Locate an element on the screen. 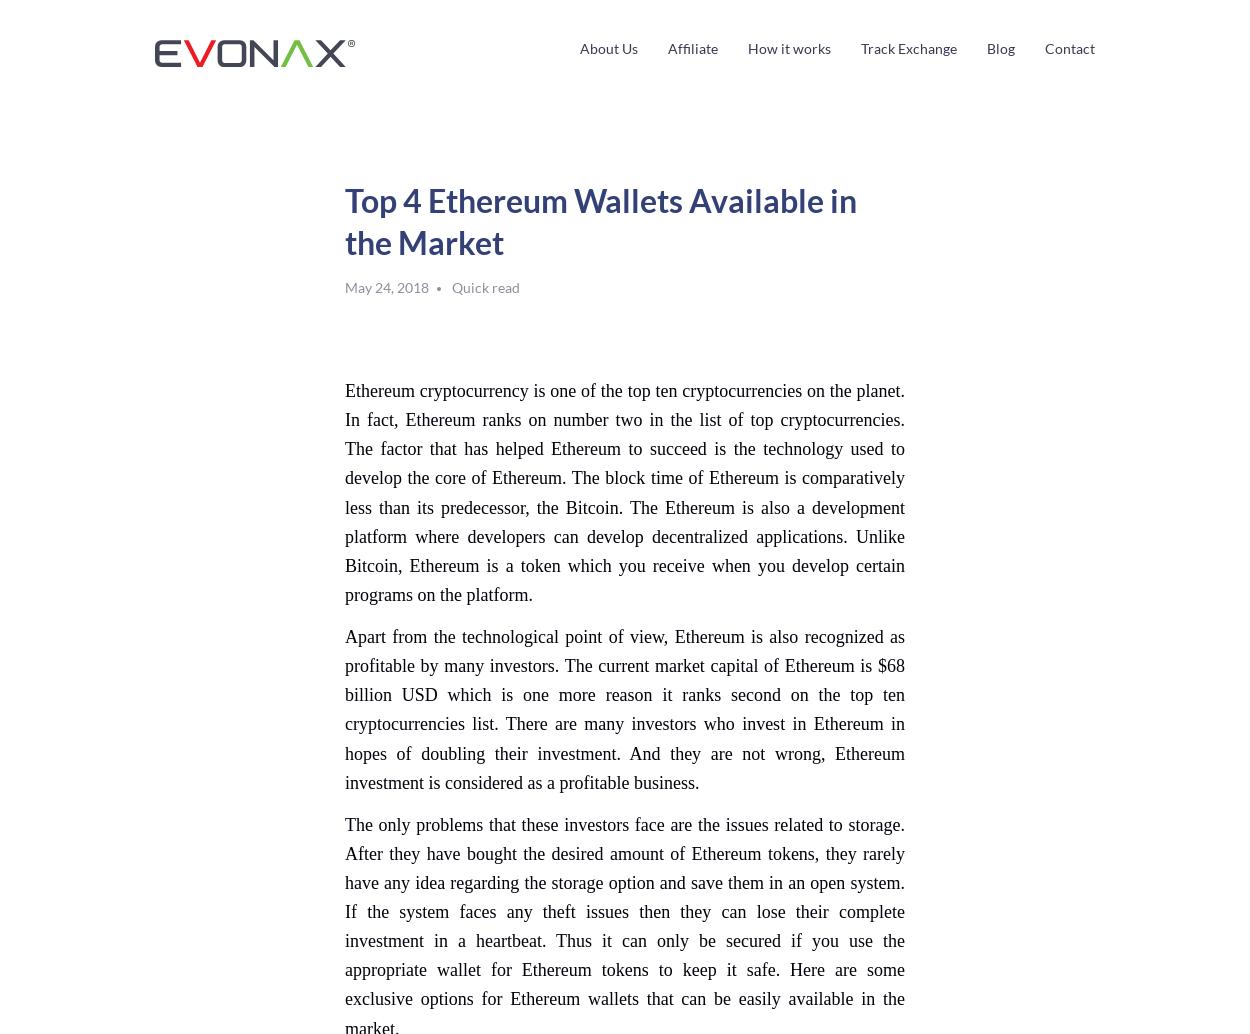  'May 24, 2018' is located at coordinates (387, 286).